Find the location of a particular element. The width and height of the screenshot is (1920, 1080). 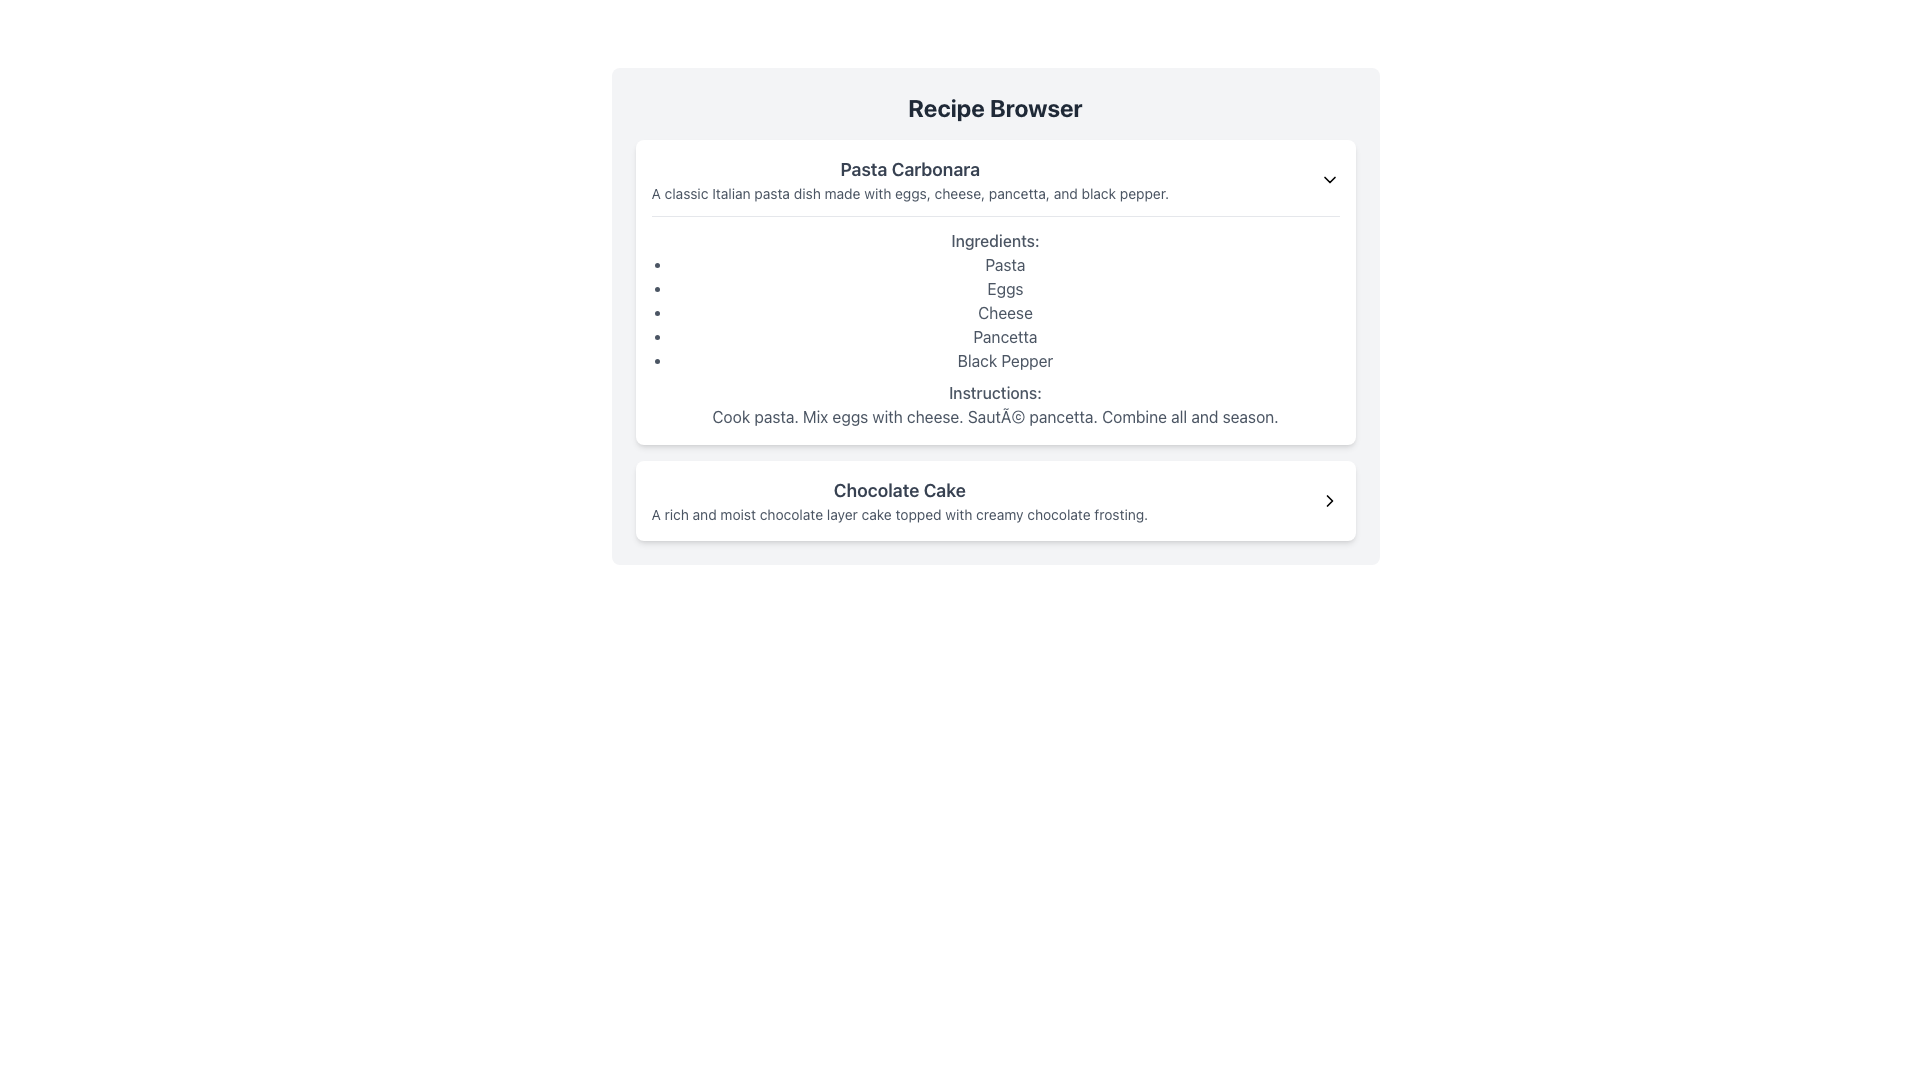

title 'Pasta Carbonara' and its description in the collapsible text block located at the top of the recipe list is located at coordinates (995, 180).